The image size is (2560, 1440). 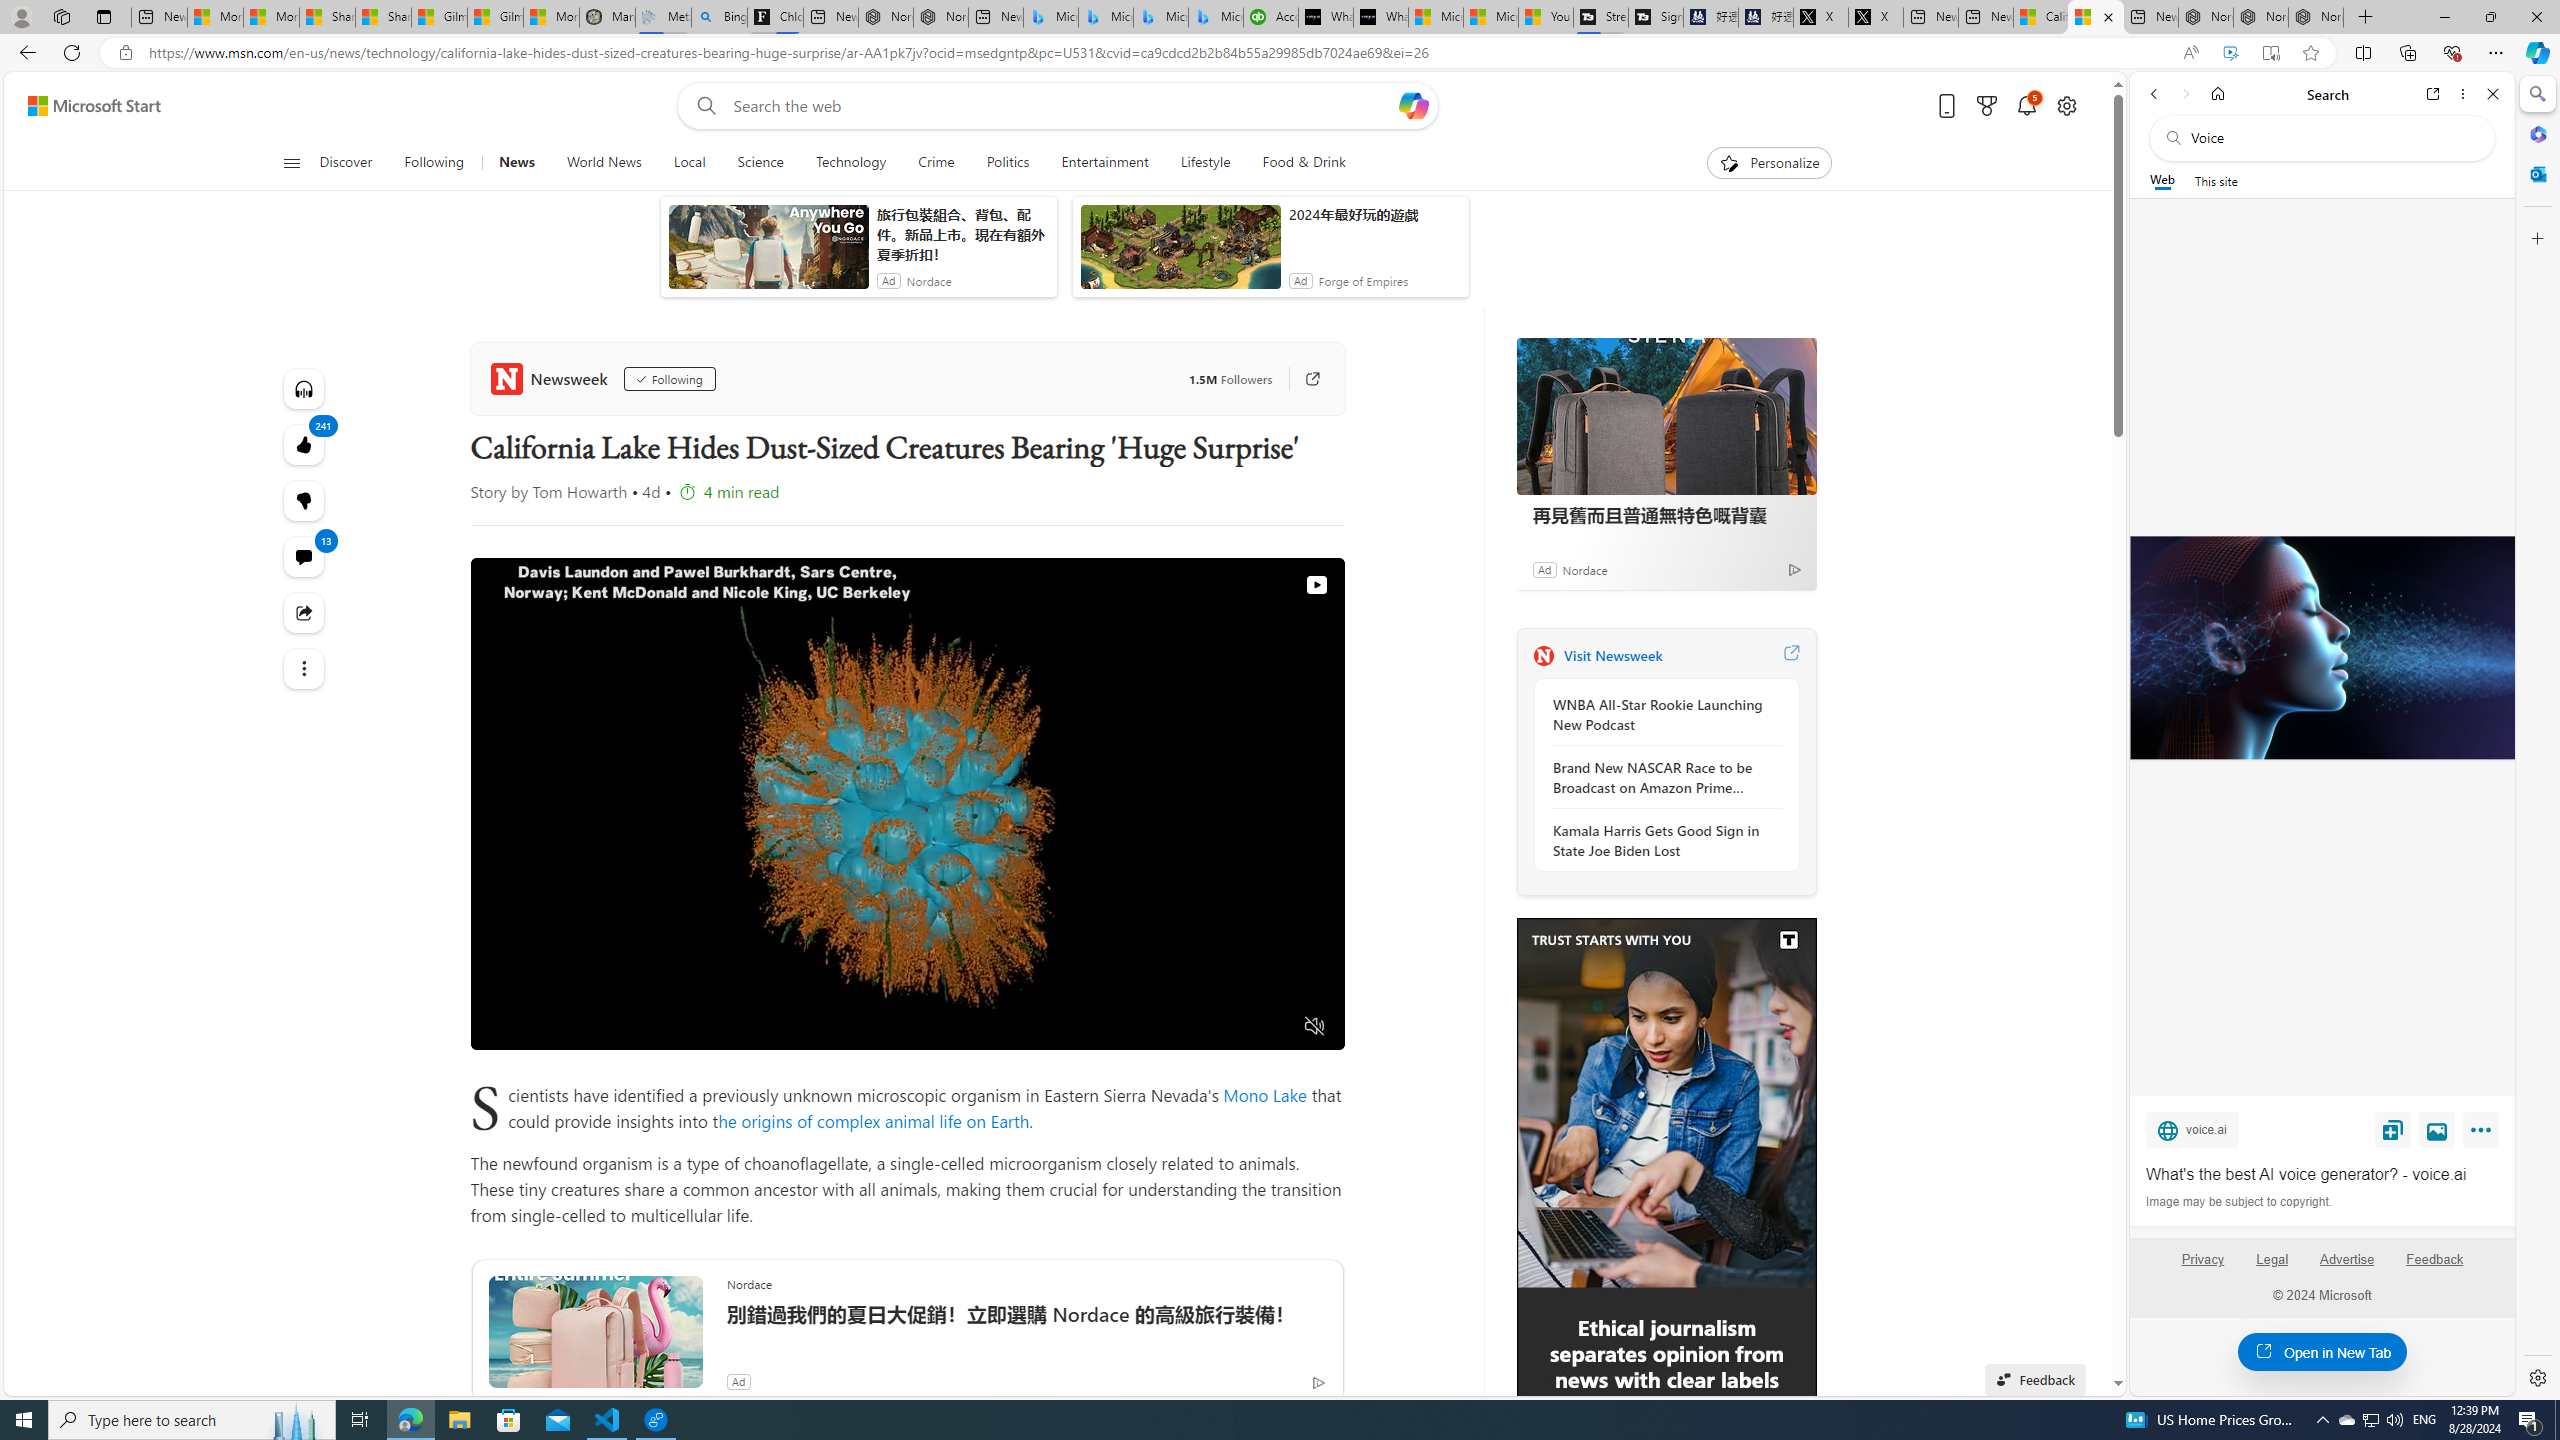 I want to click on 'Nordace - #1 Japanese Best-Seller - Siena Smart Backpack', so click(x=941, y=16).